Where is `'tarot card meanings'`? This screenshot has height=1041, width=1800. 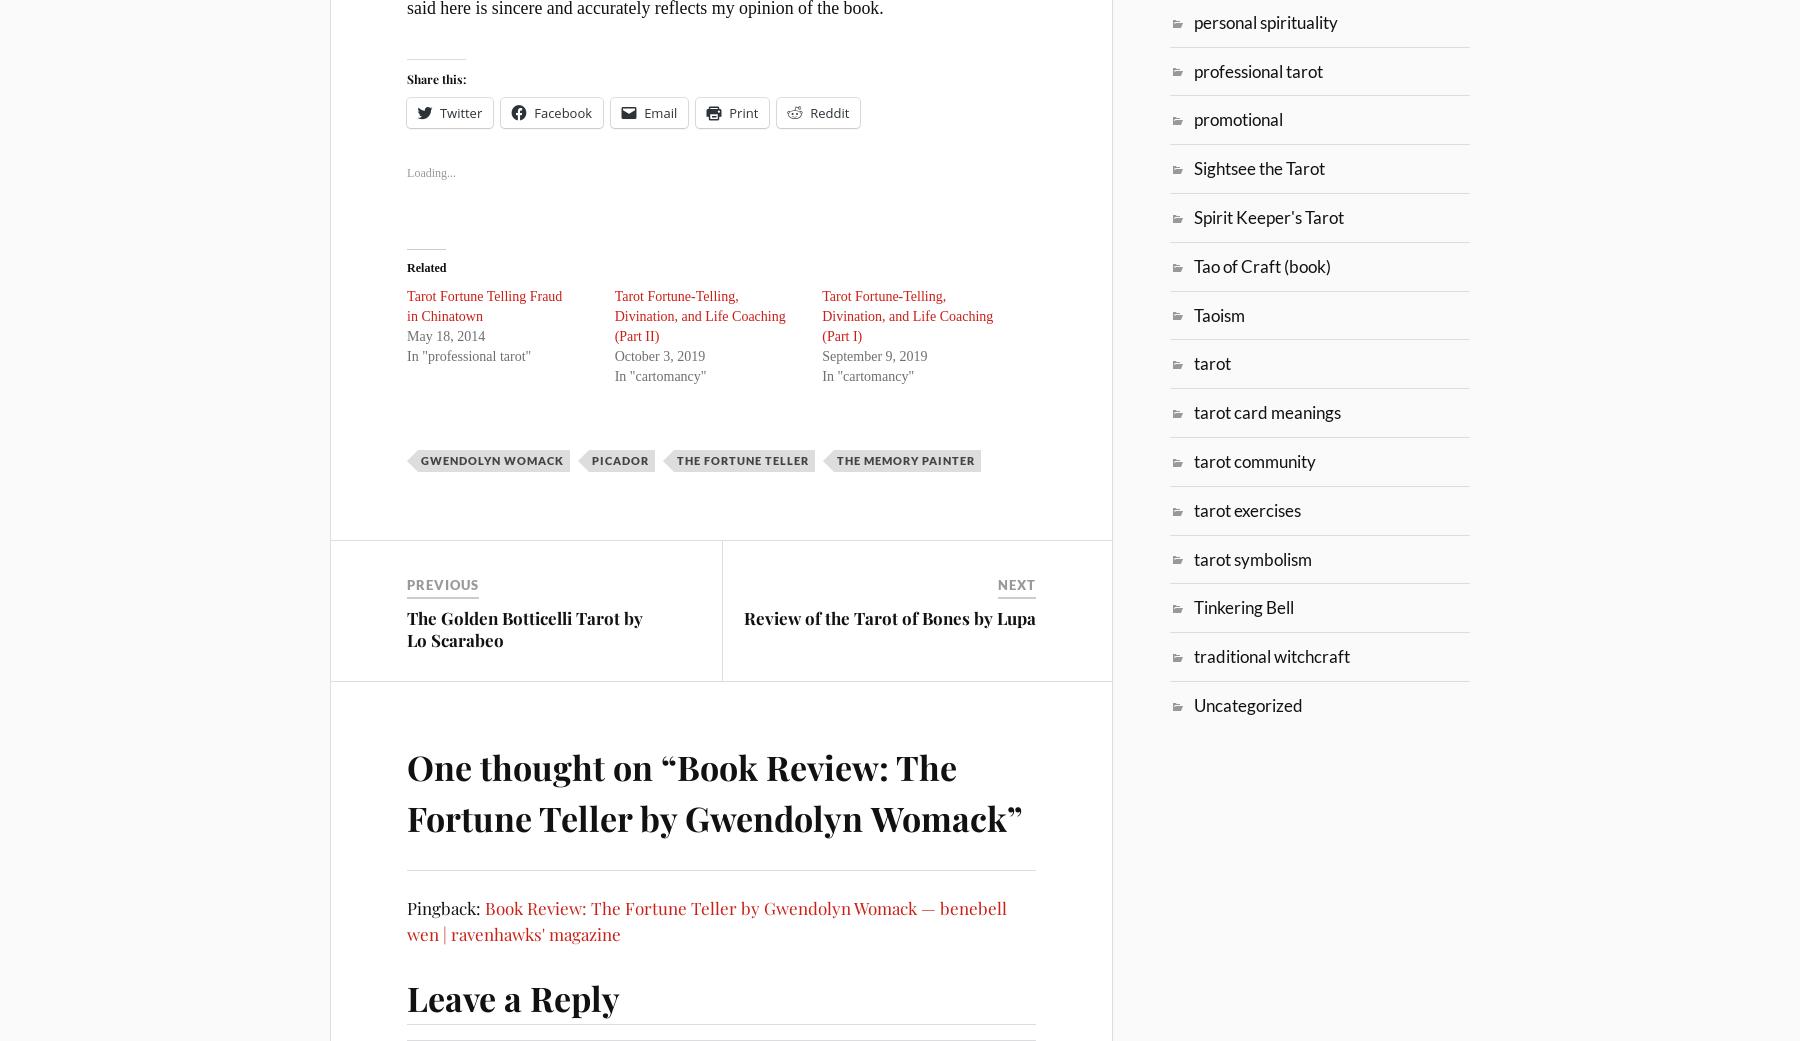 'tarot card meanings' is located at coordinates (1267, 412).